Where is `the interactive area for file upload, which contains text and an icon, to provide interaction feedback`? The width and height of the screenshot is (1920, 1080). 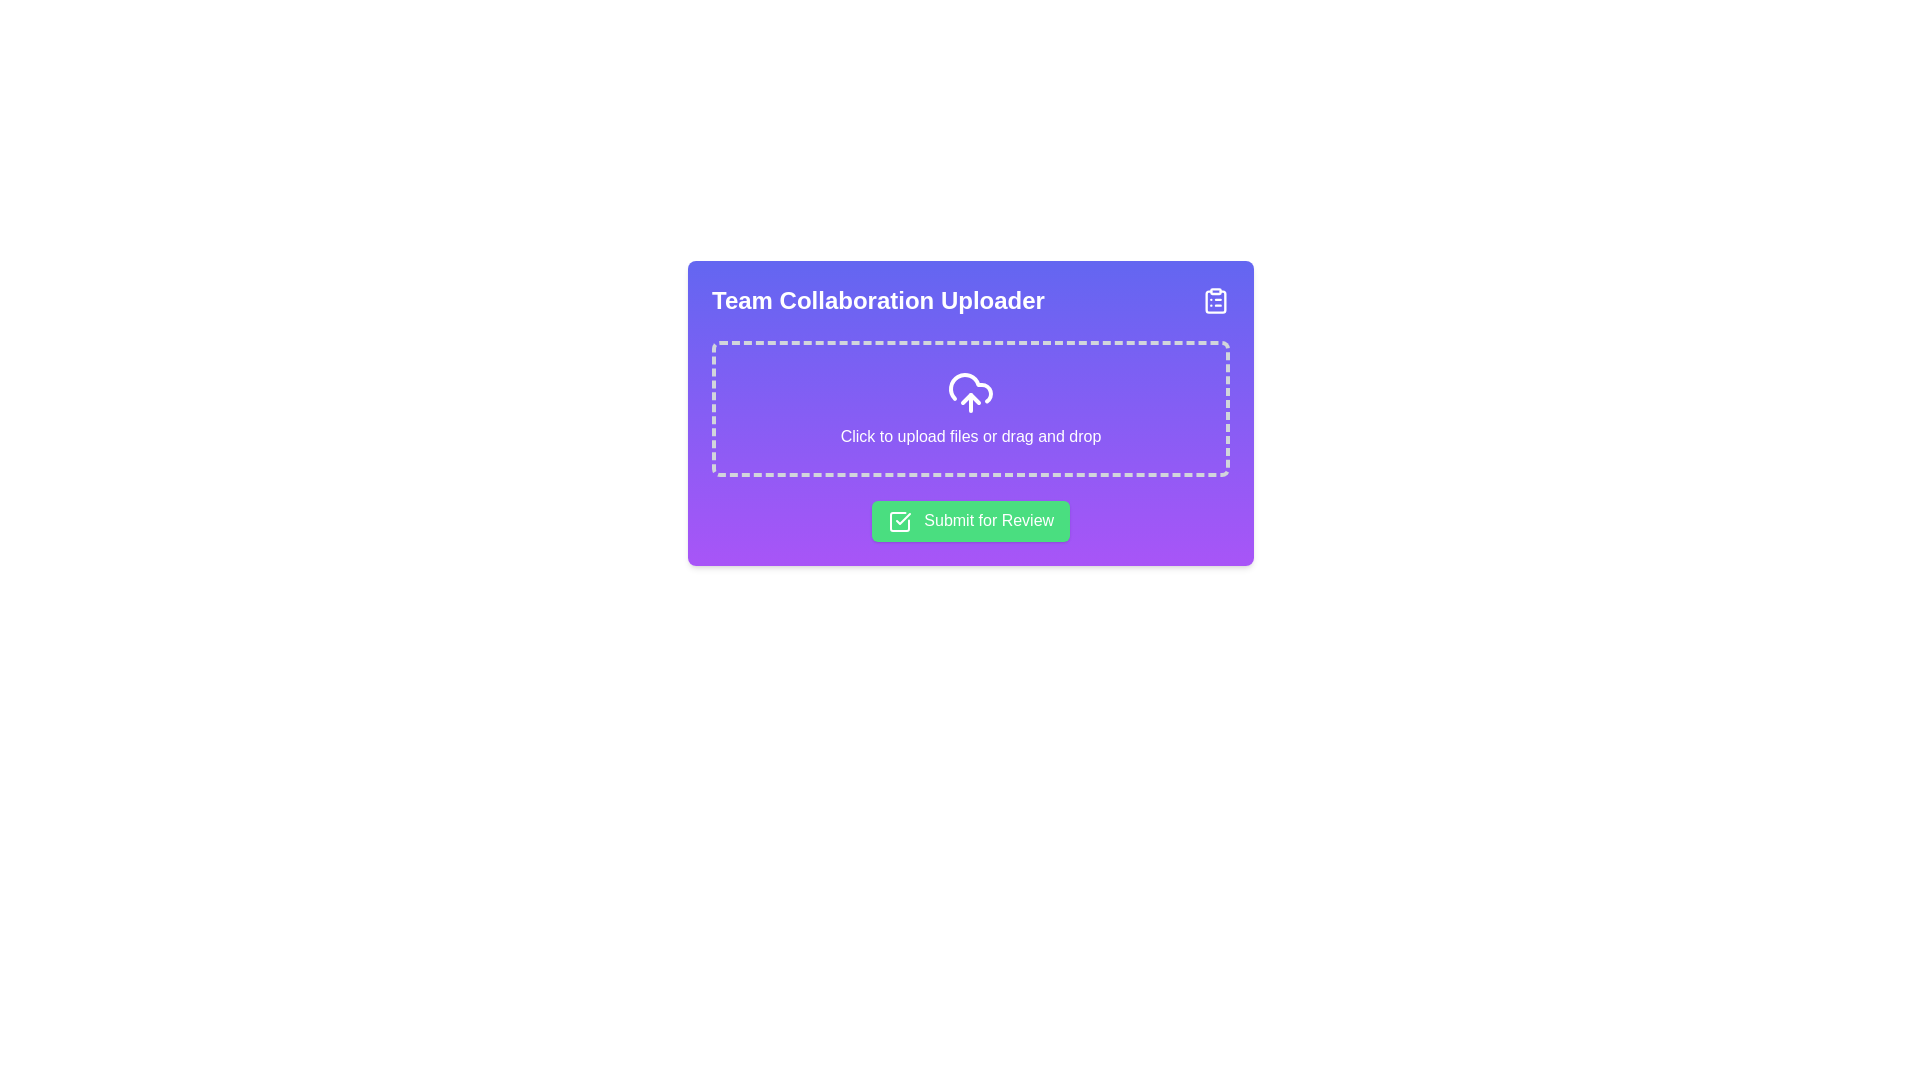
the interactive area for file upload, which contains text and an icon, to provide interaction feedback is located at coordinates (970, 407).